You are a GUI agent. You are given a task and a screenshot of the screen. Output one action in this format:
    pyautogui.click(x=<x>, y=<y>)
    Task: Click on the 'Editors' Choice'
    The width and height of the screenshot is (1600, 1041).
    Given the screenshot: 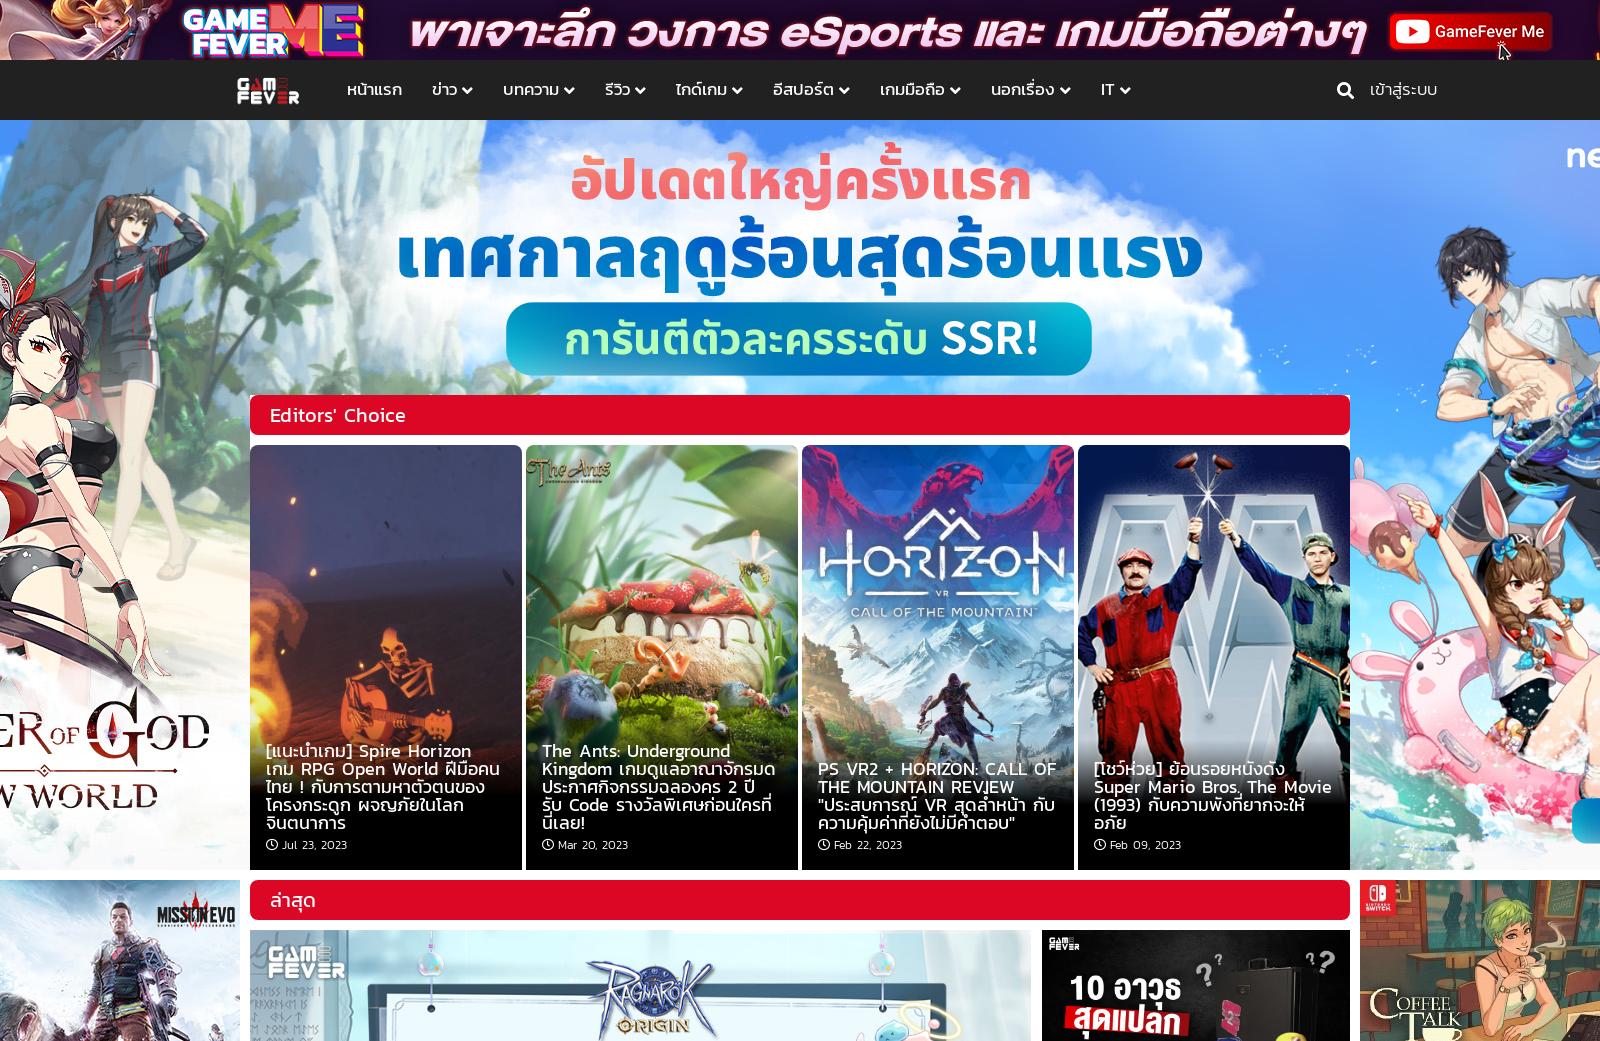 What is the action you would take?
    pyautogui.click(x=270, y=415)
    